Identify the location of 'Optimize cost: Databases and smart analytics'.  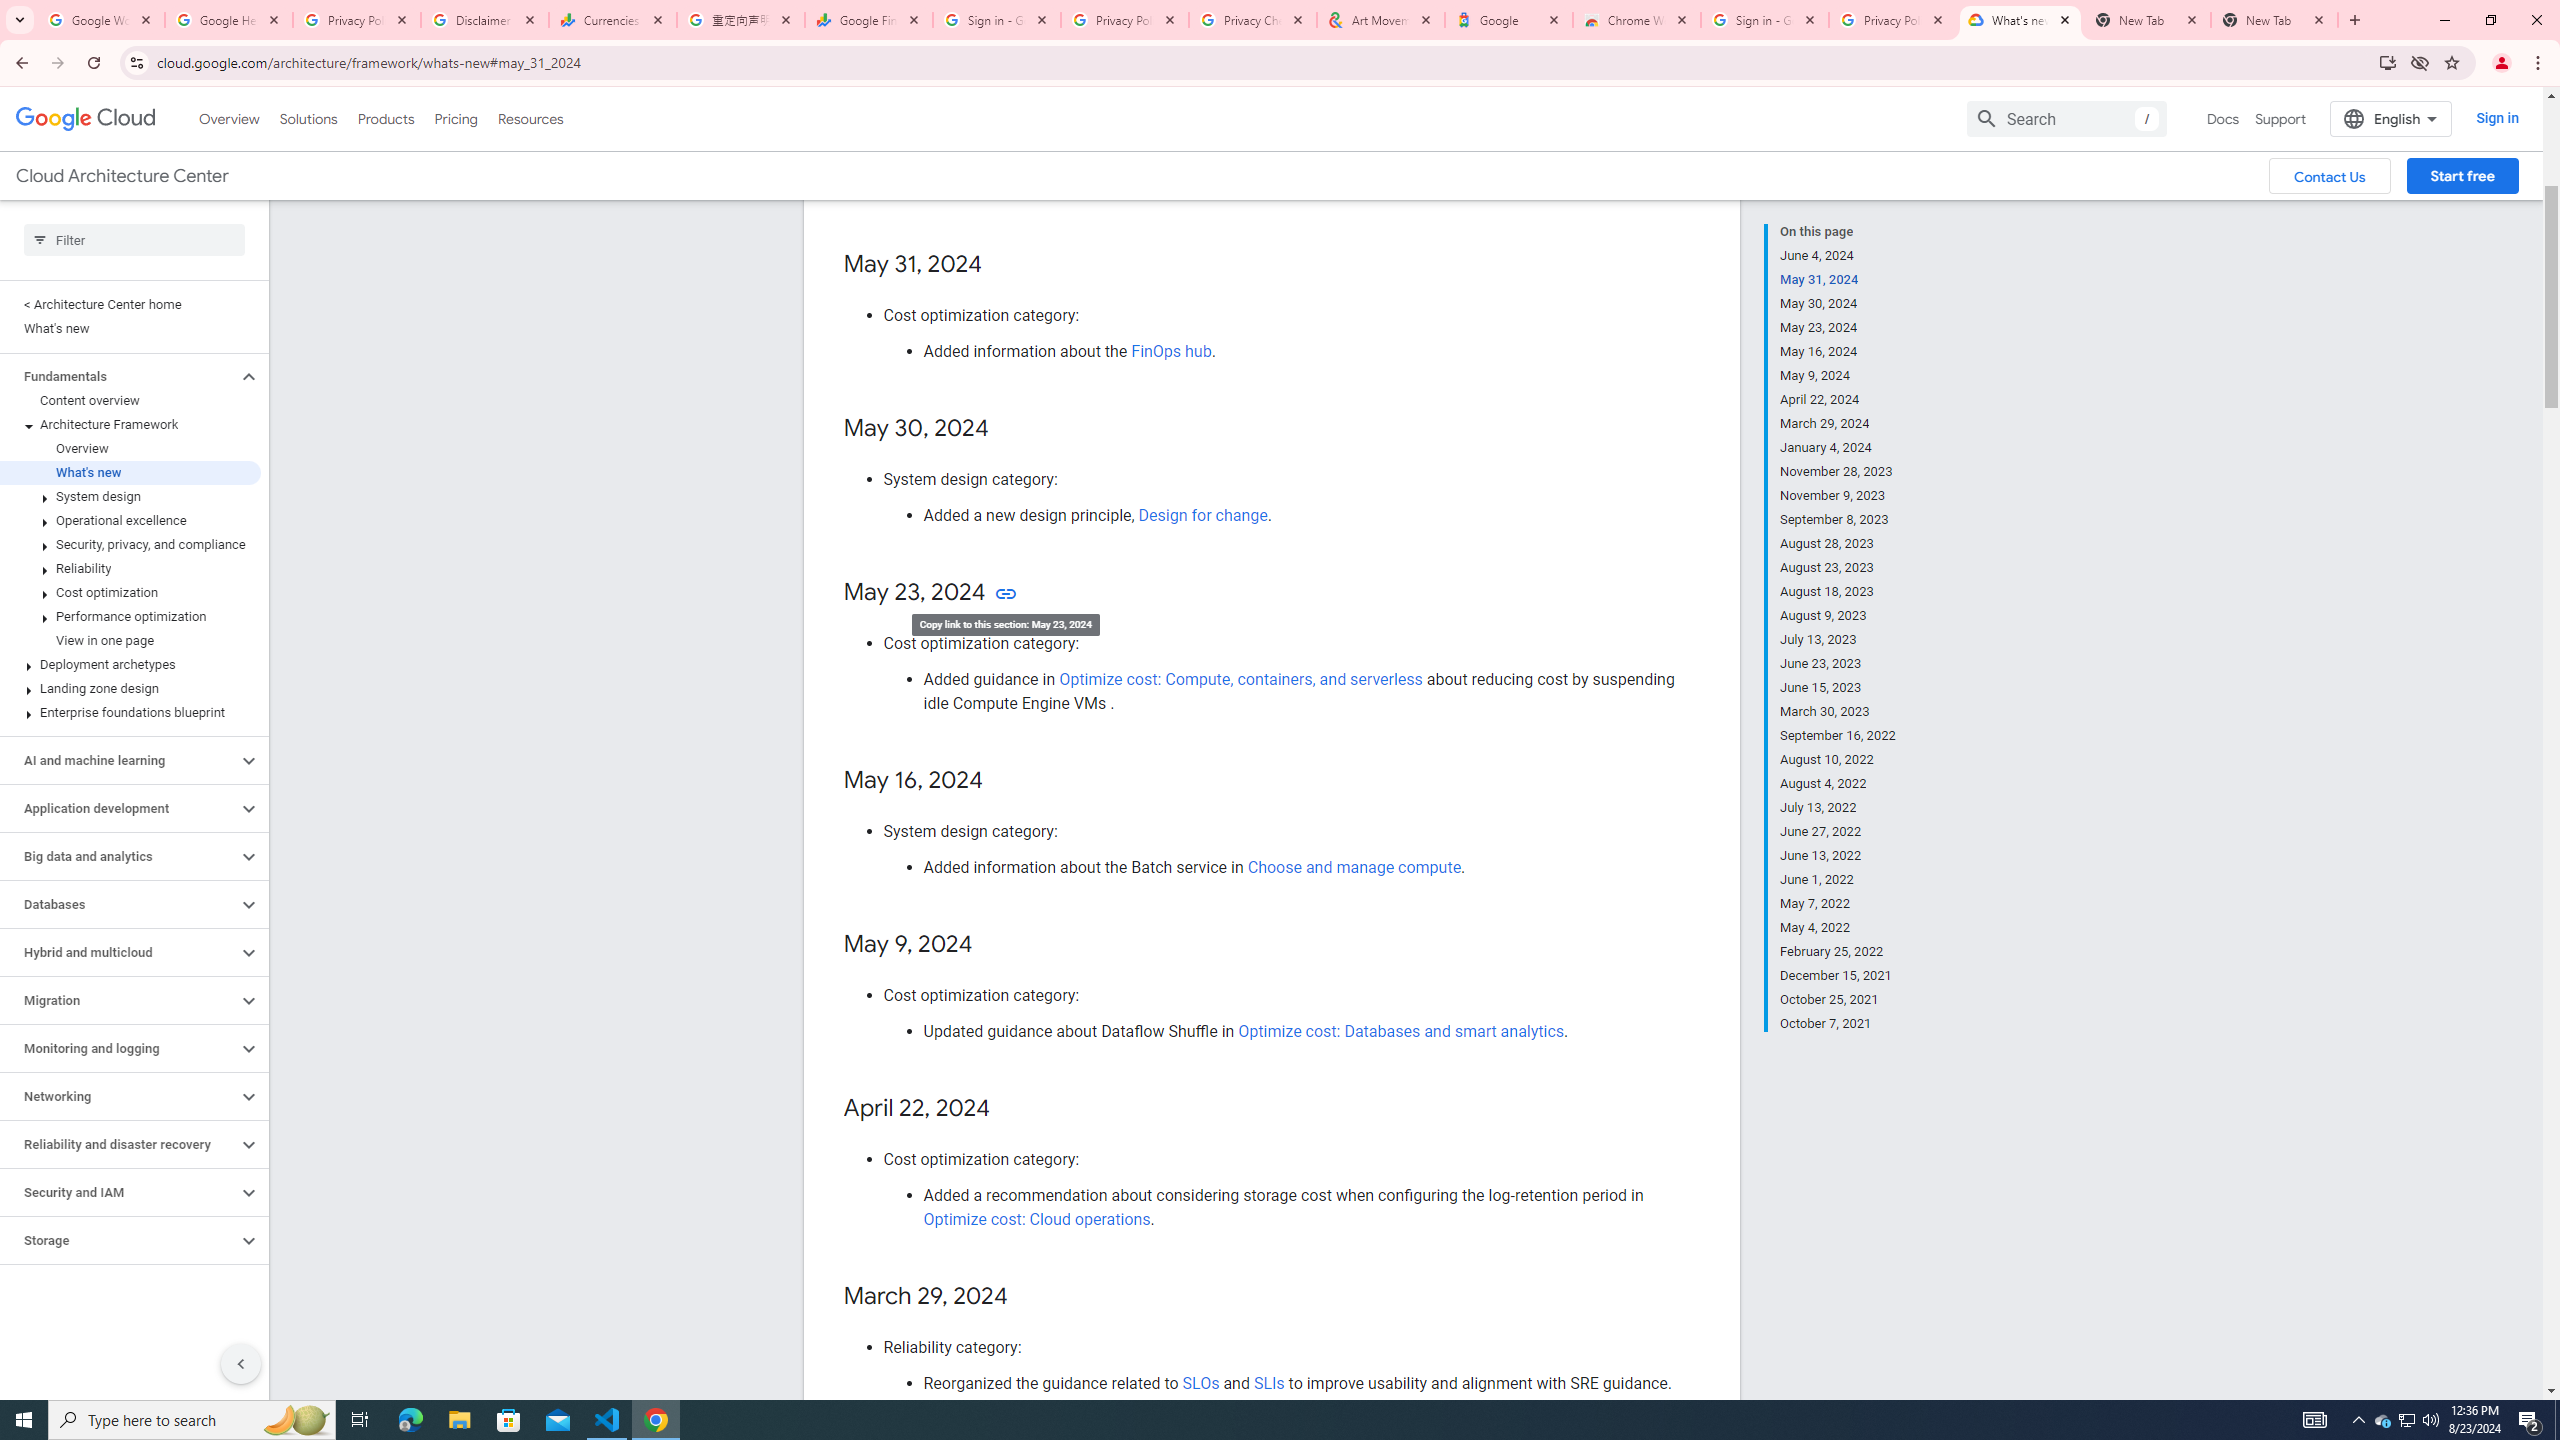
(1401, 1030).